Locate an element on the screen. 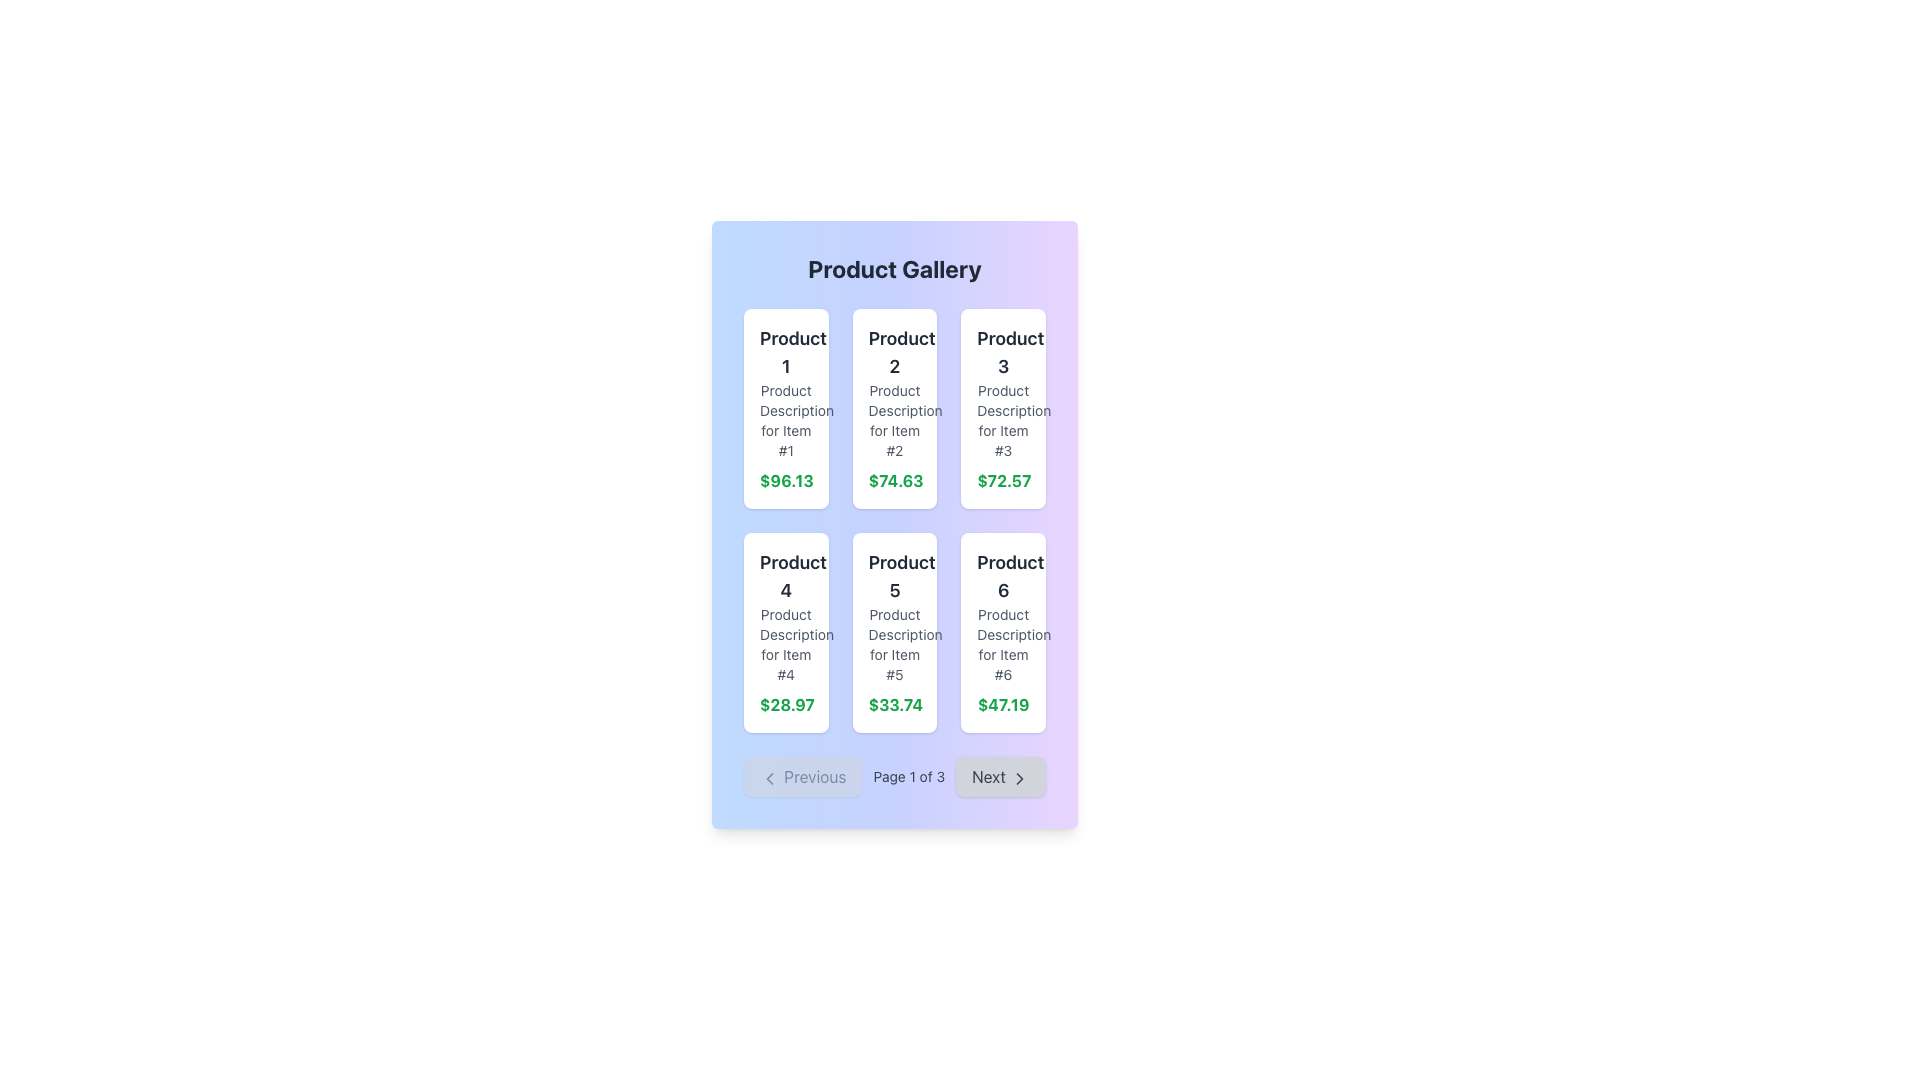  the title text element representing 'Product 4', located in the second row, first column of the grid layout, above the description and price is located at coordinates (785, 577).